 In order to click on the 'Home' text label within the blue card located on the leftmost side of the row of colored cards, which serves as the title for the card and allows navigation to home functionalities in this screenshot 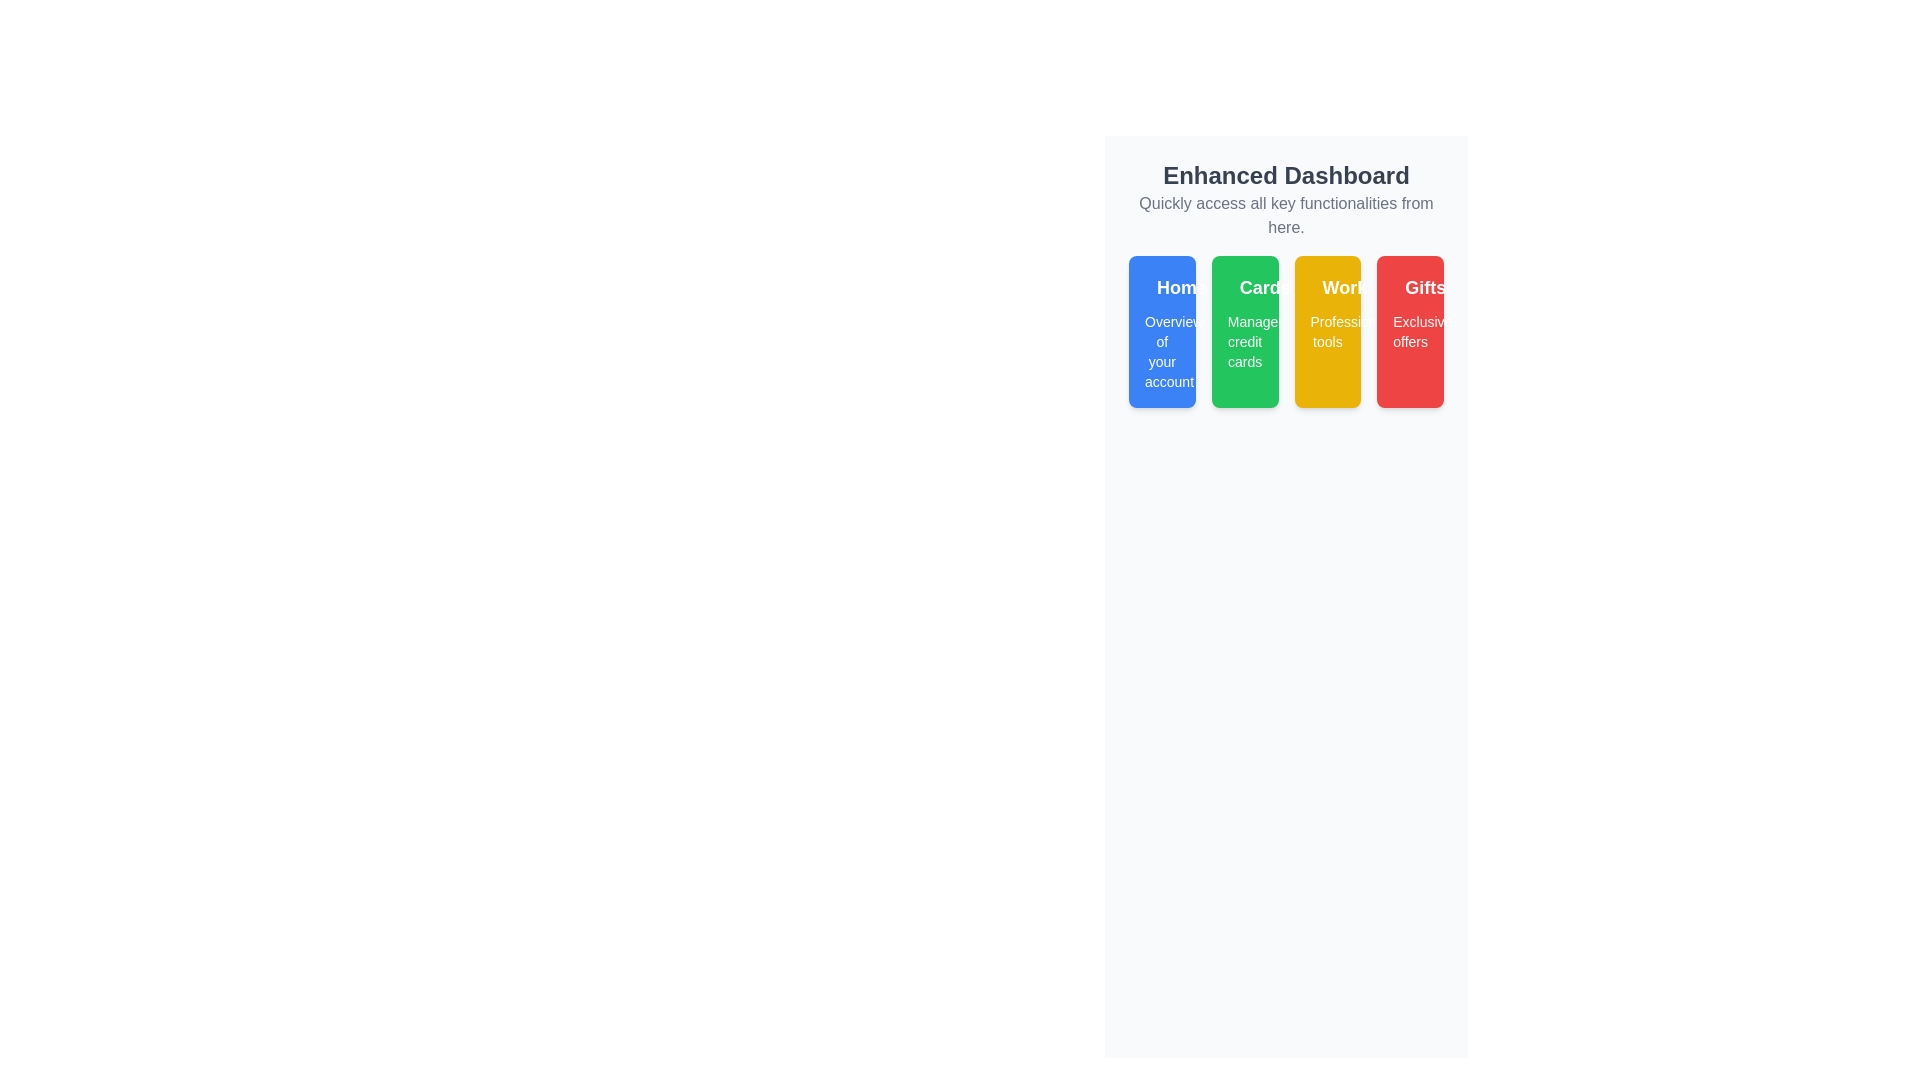, I will do `click(1181, 288)`.